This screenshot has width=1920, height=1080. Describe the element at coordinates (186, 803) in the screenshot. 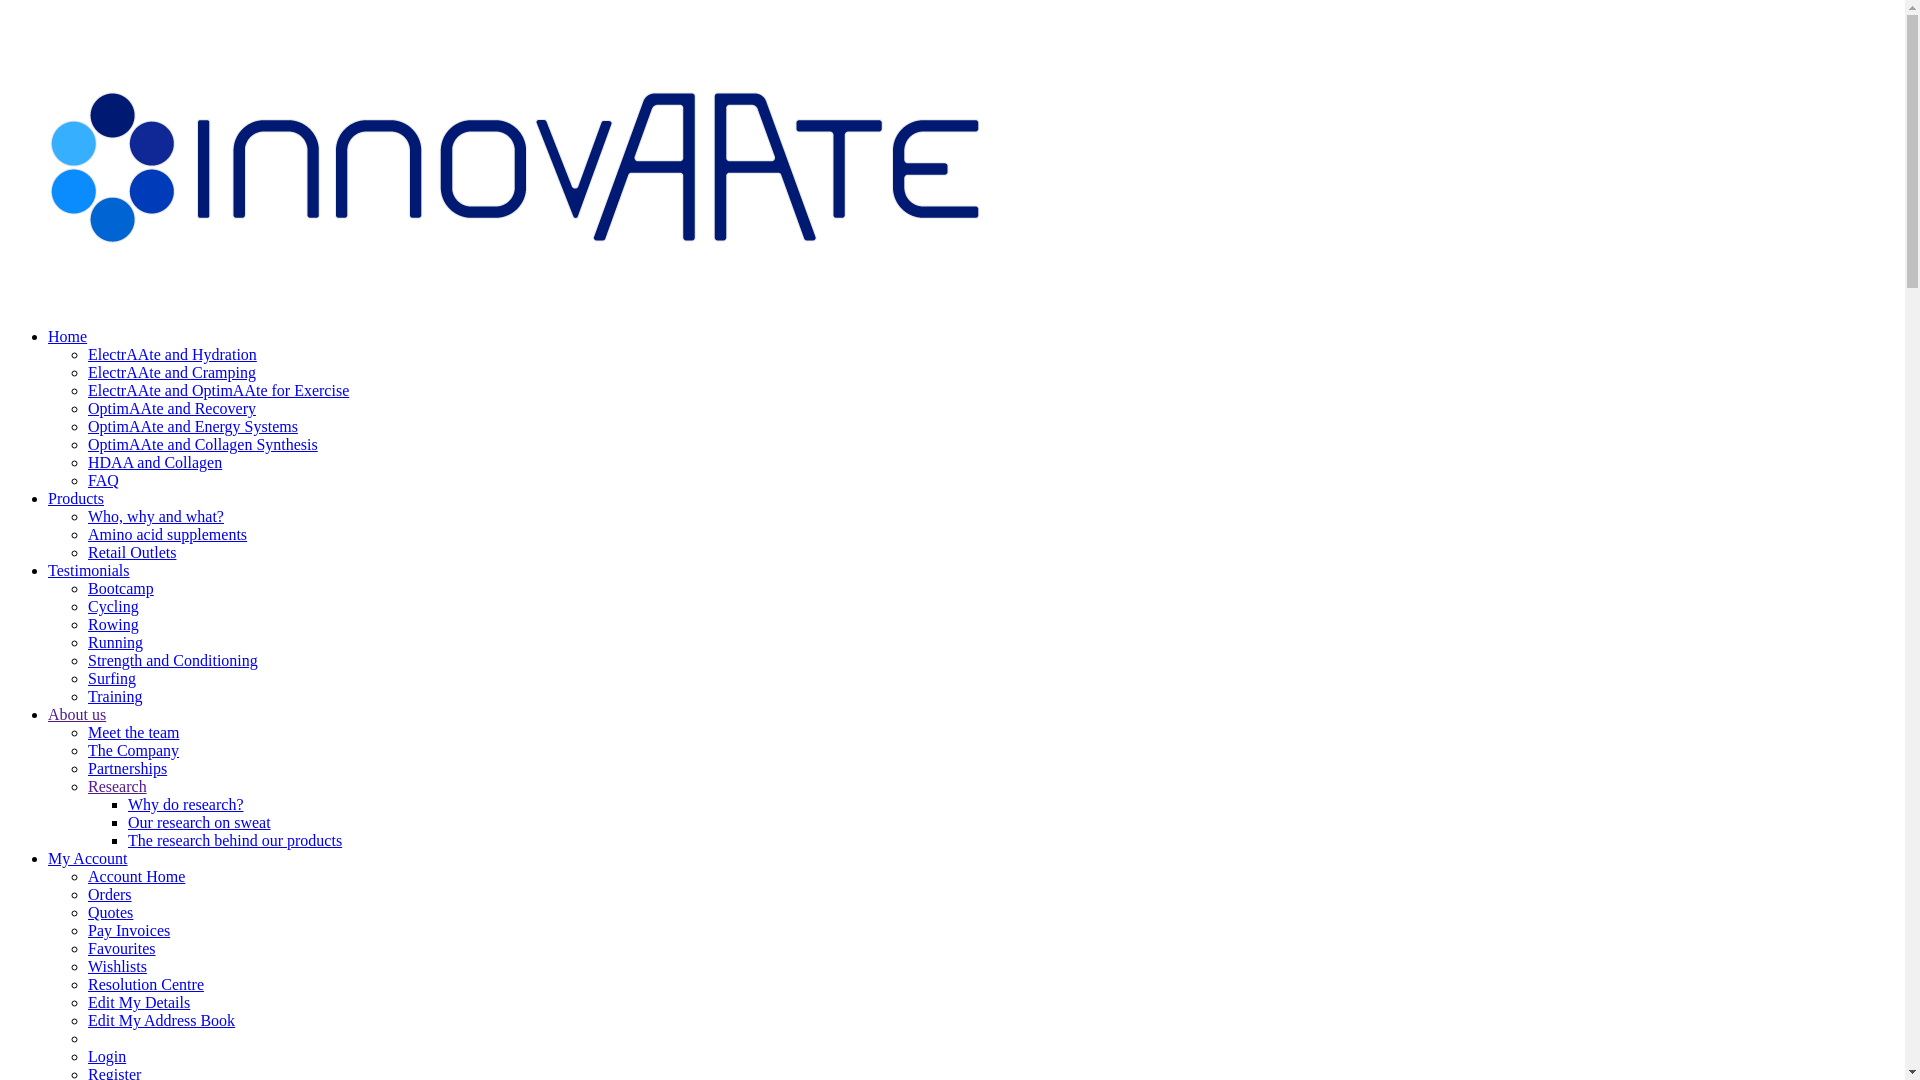

I see `'Why do research?'` at that location.